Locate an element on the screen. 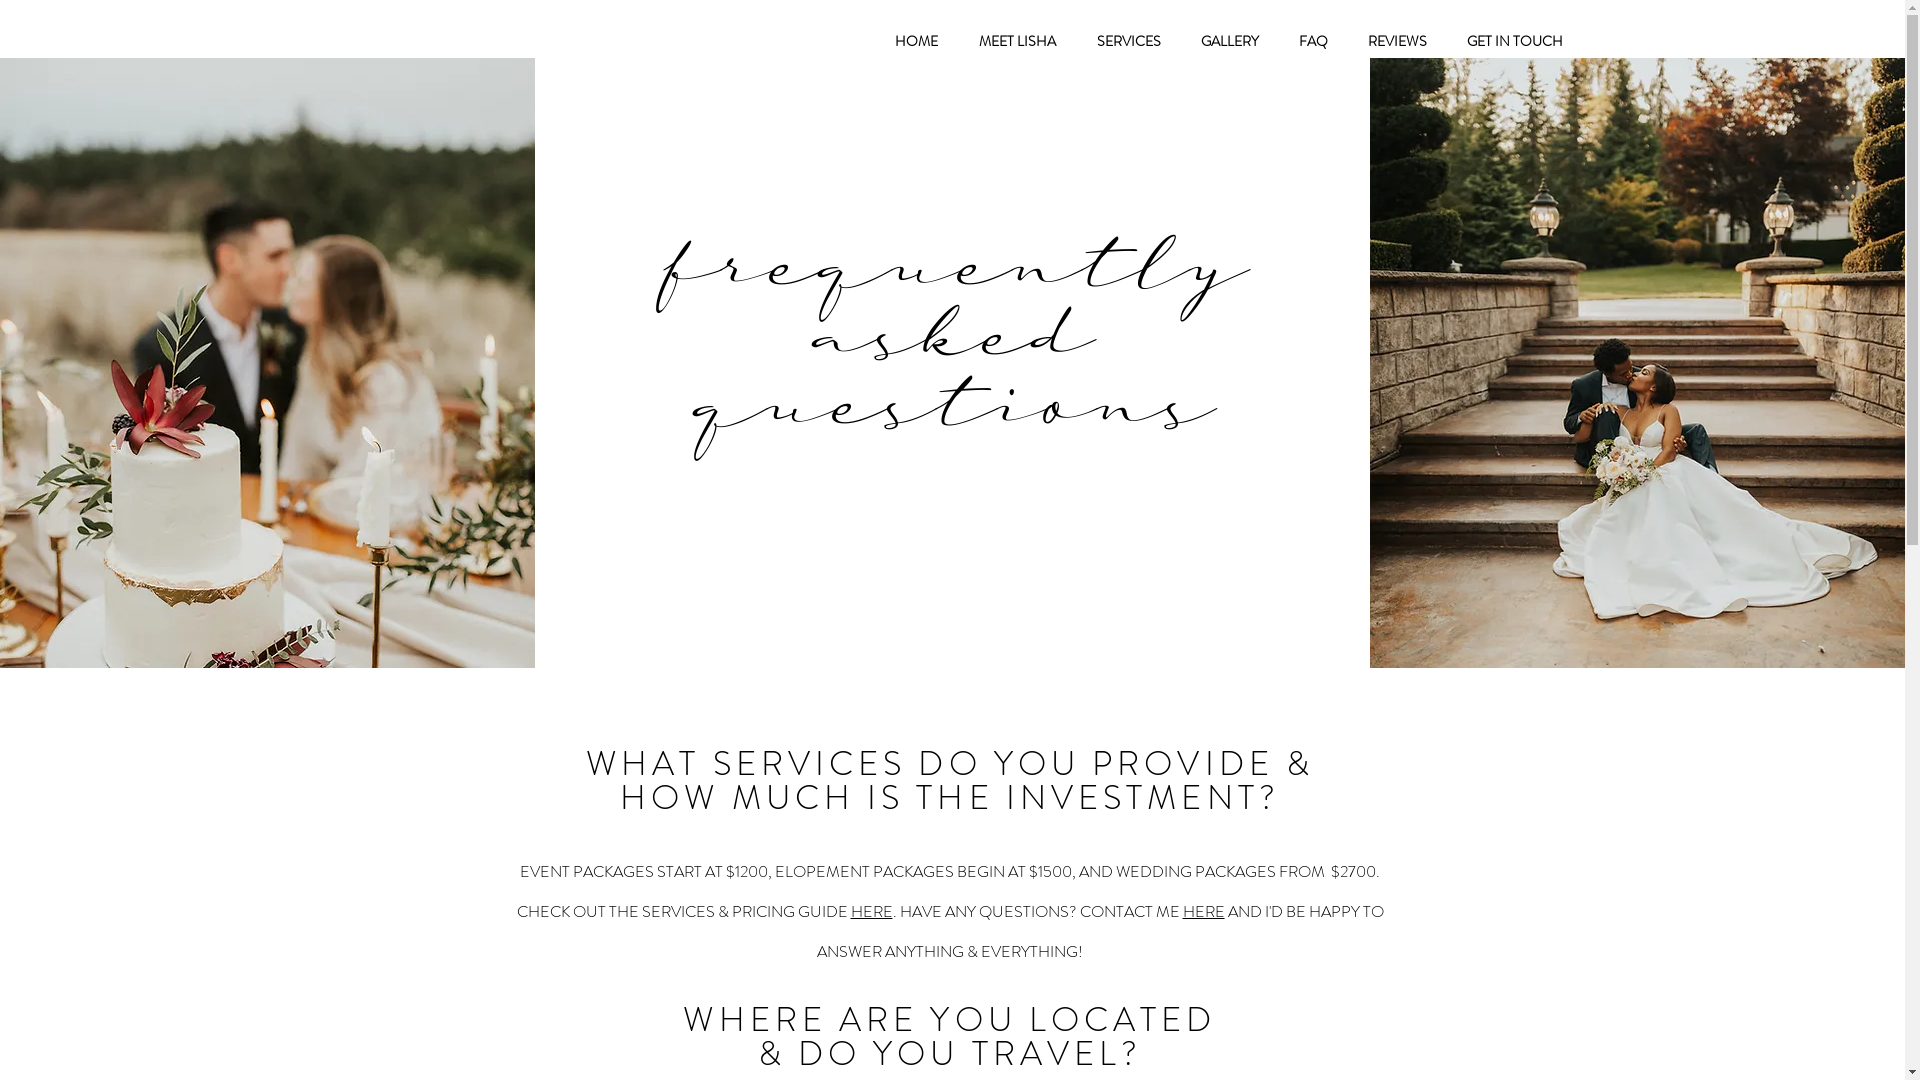 Image resolution: width=1920 pixels, height=1080 pixels. 'SERVICES' is located at coordinates (1074, 41).